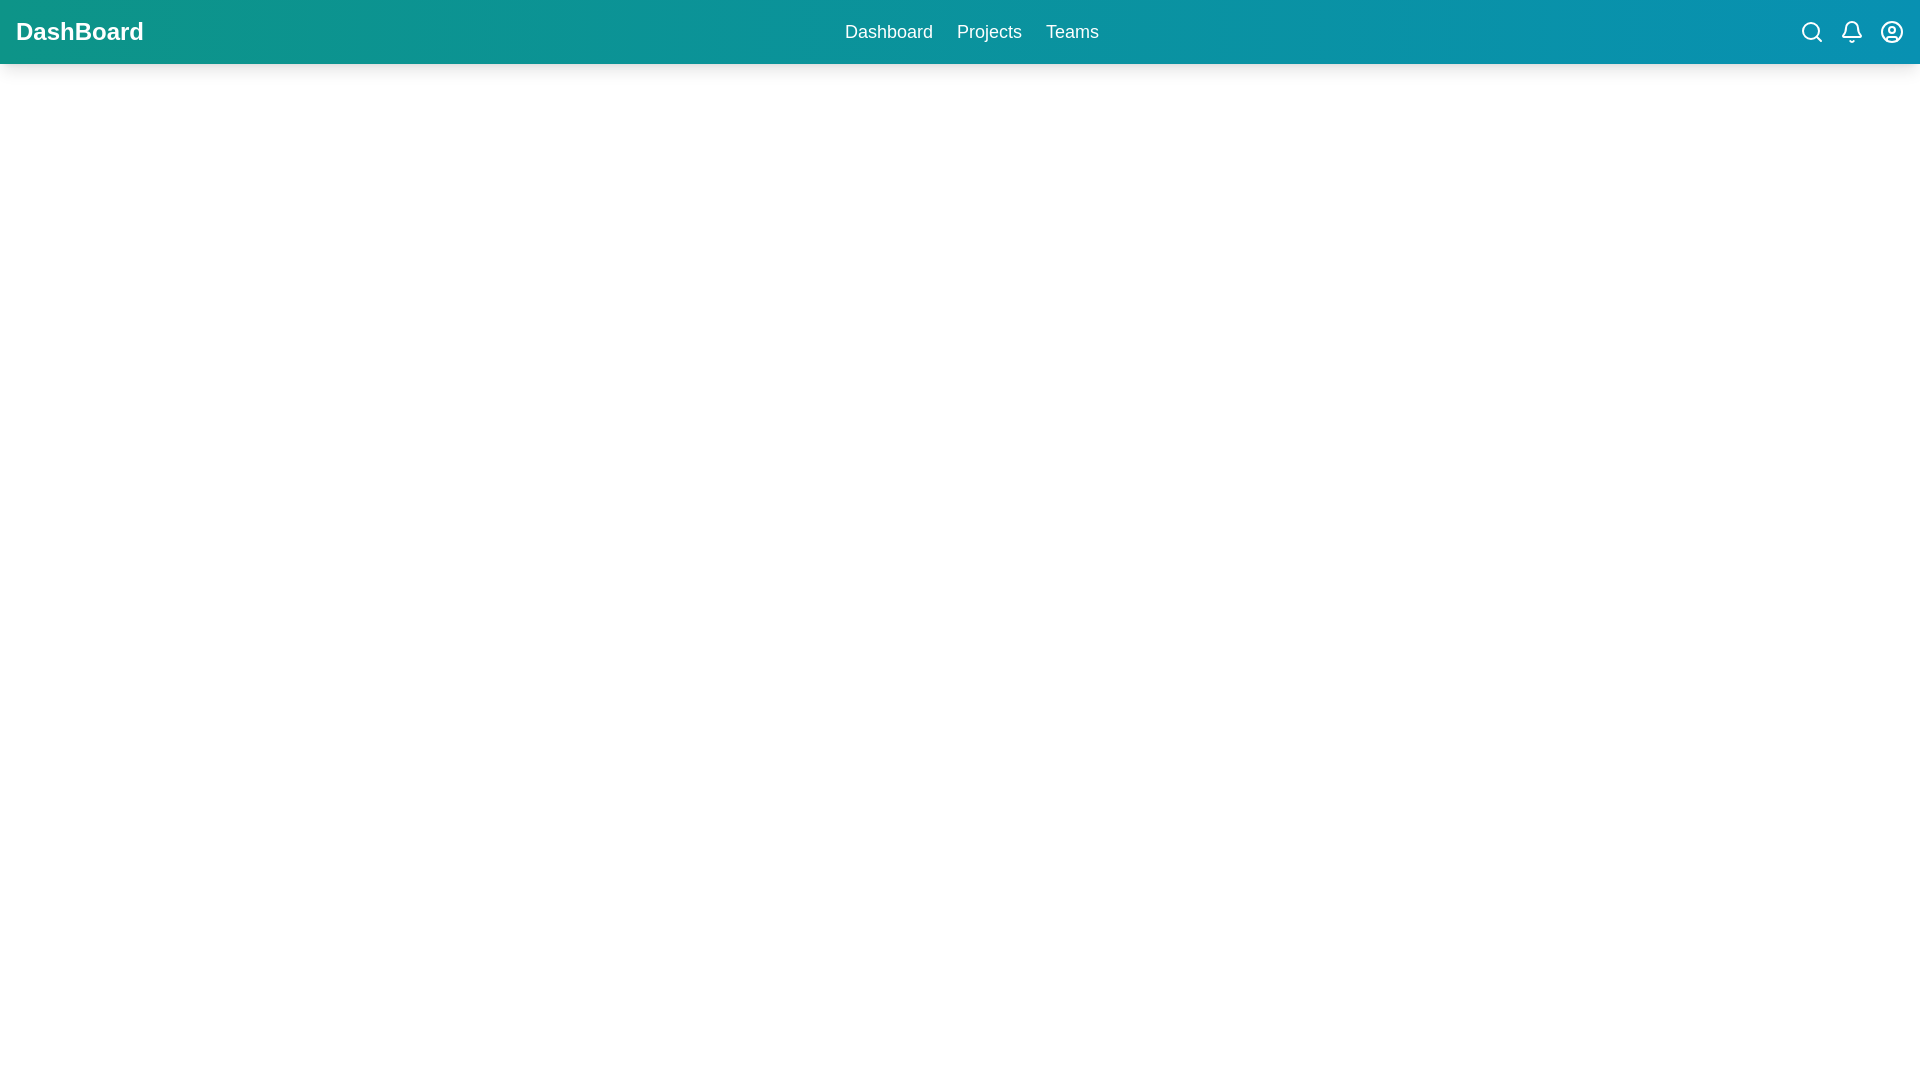 This screenshot has width=1920, height=1080. I want to click on central circular SVG element within the search icon located in the top-right corner of the interface, so click(1810, 30).